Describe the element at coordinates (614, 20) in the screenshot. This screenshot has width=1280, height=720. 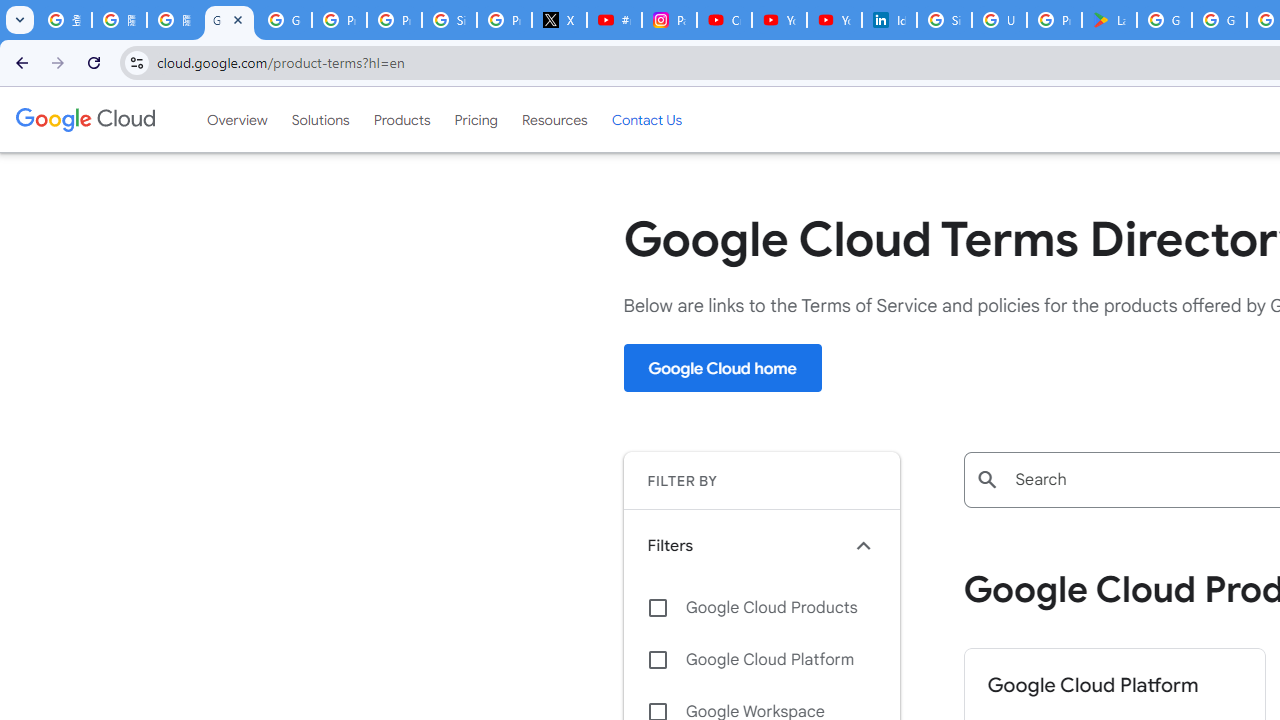
I see `'#nbabasketballhighlights - YouTube'` at that location.